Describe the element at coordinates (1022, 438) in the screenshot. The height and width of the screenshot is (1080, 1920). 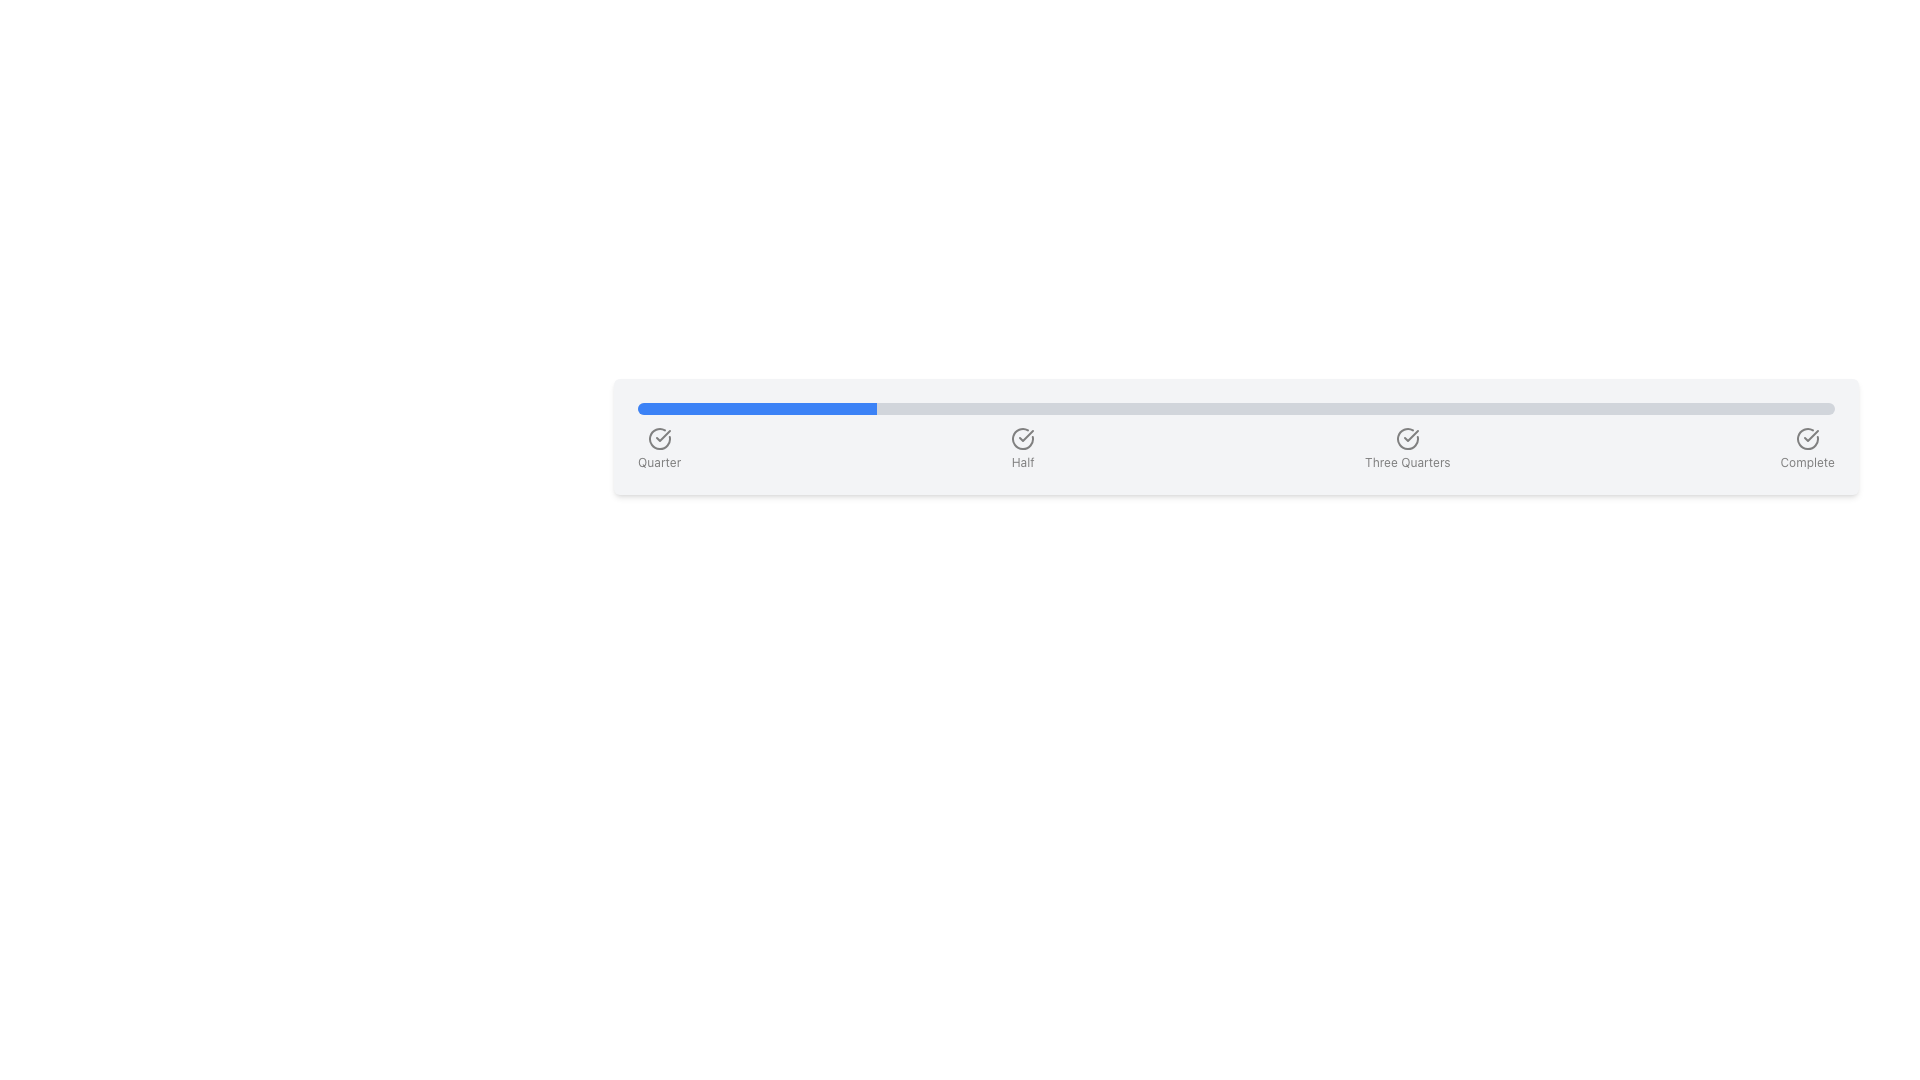
I see `the circular checkmark icon located above the text 'Half' on the horizontal progression indicator to focus or select it` at that location.